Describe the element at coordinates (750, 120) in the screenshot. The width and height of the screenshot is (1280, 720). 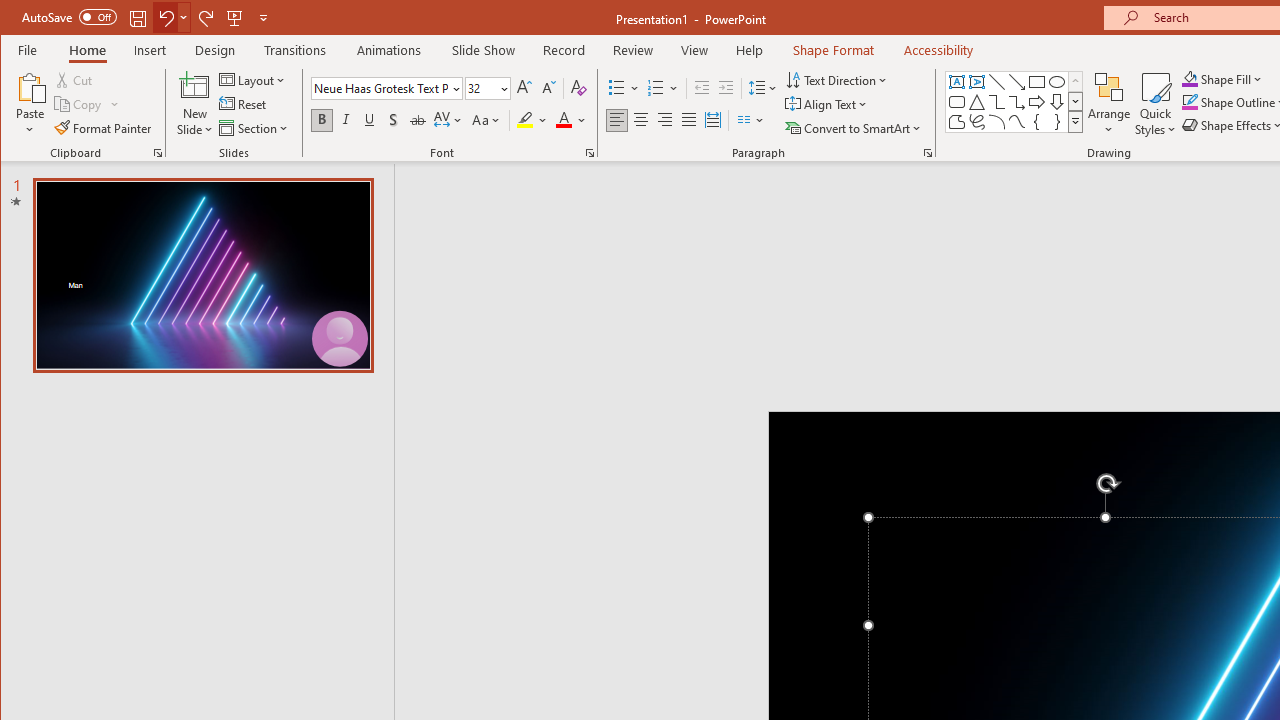
I see `'Columns'` at that location.